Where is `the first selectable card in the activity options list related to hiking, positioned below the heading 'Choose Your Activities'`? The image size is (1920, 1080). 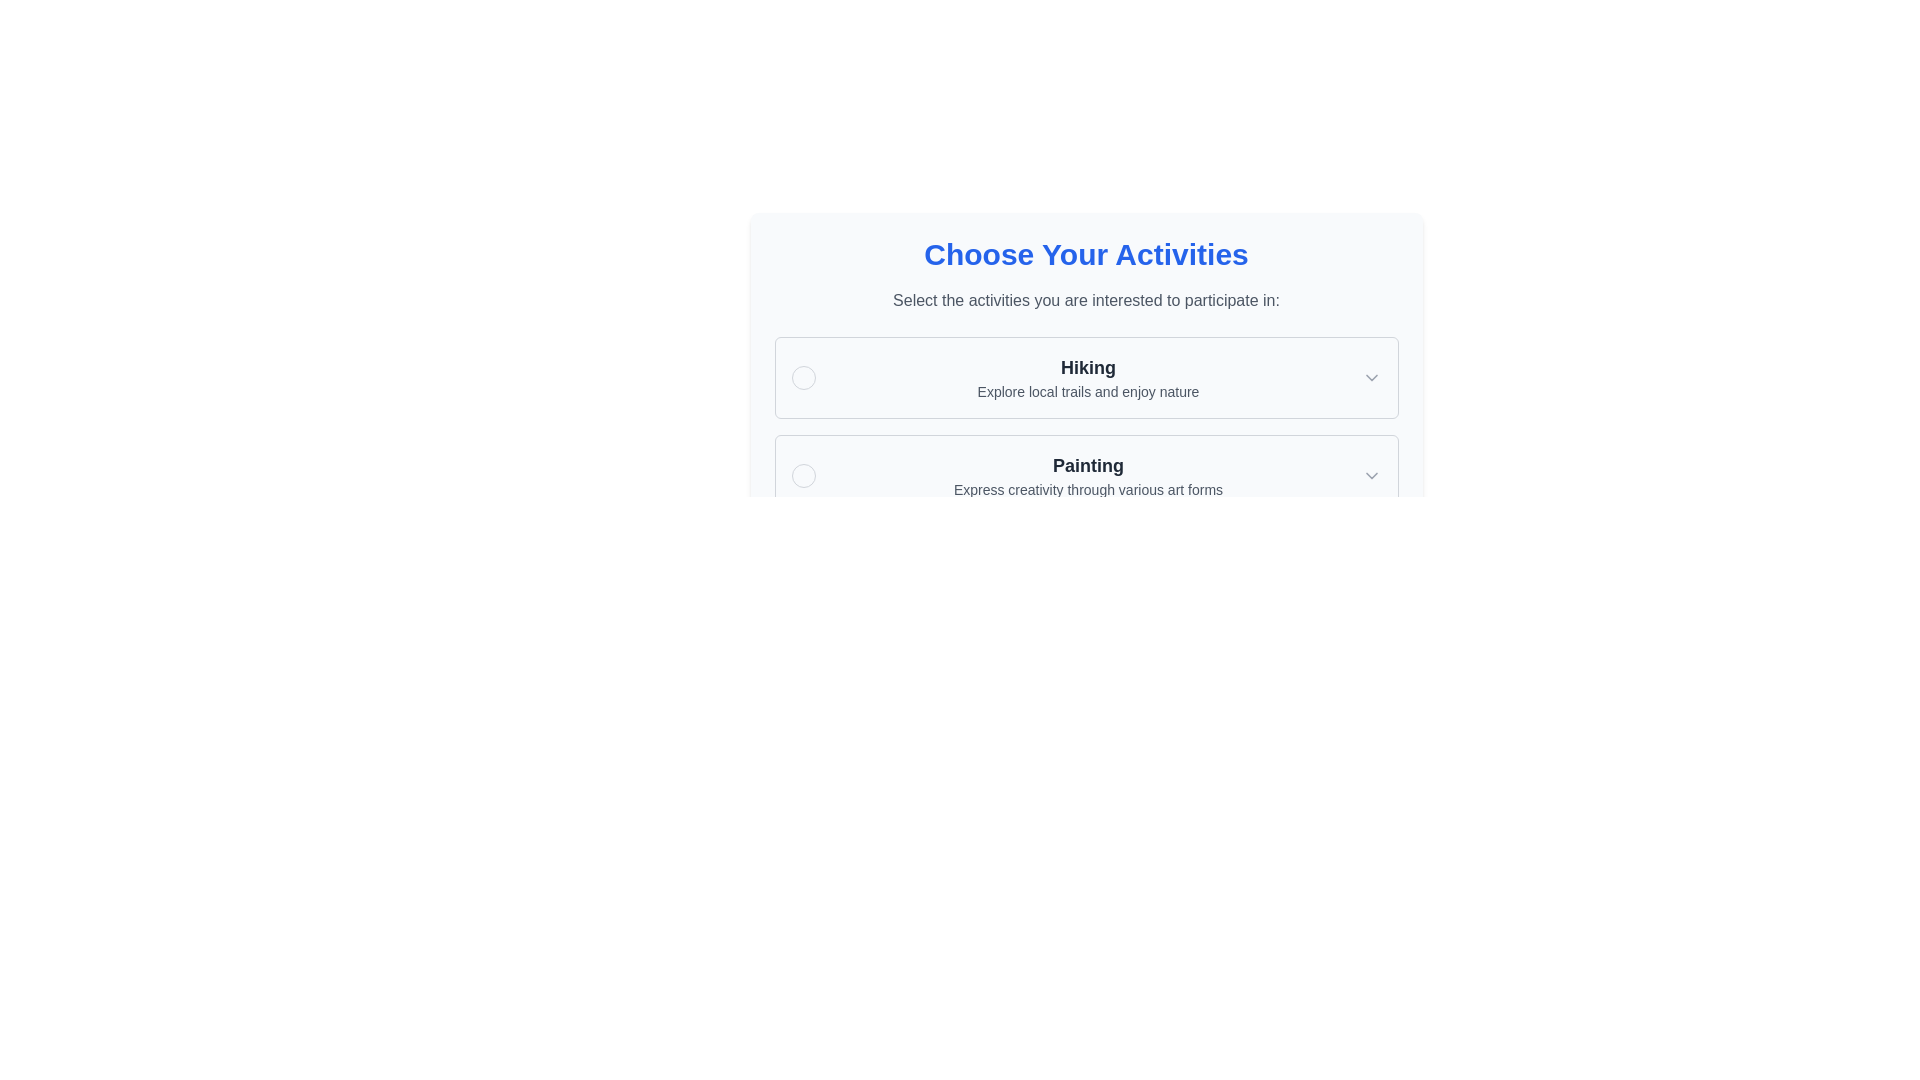 the first selectable card in the activity options list related to hiking, positioned below the heading 'Choose Your Activities' is located at coordinates (1085, 378).